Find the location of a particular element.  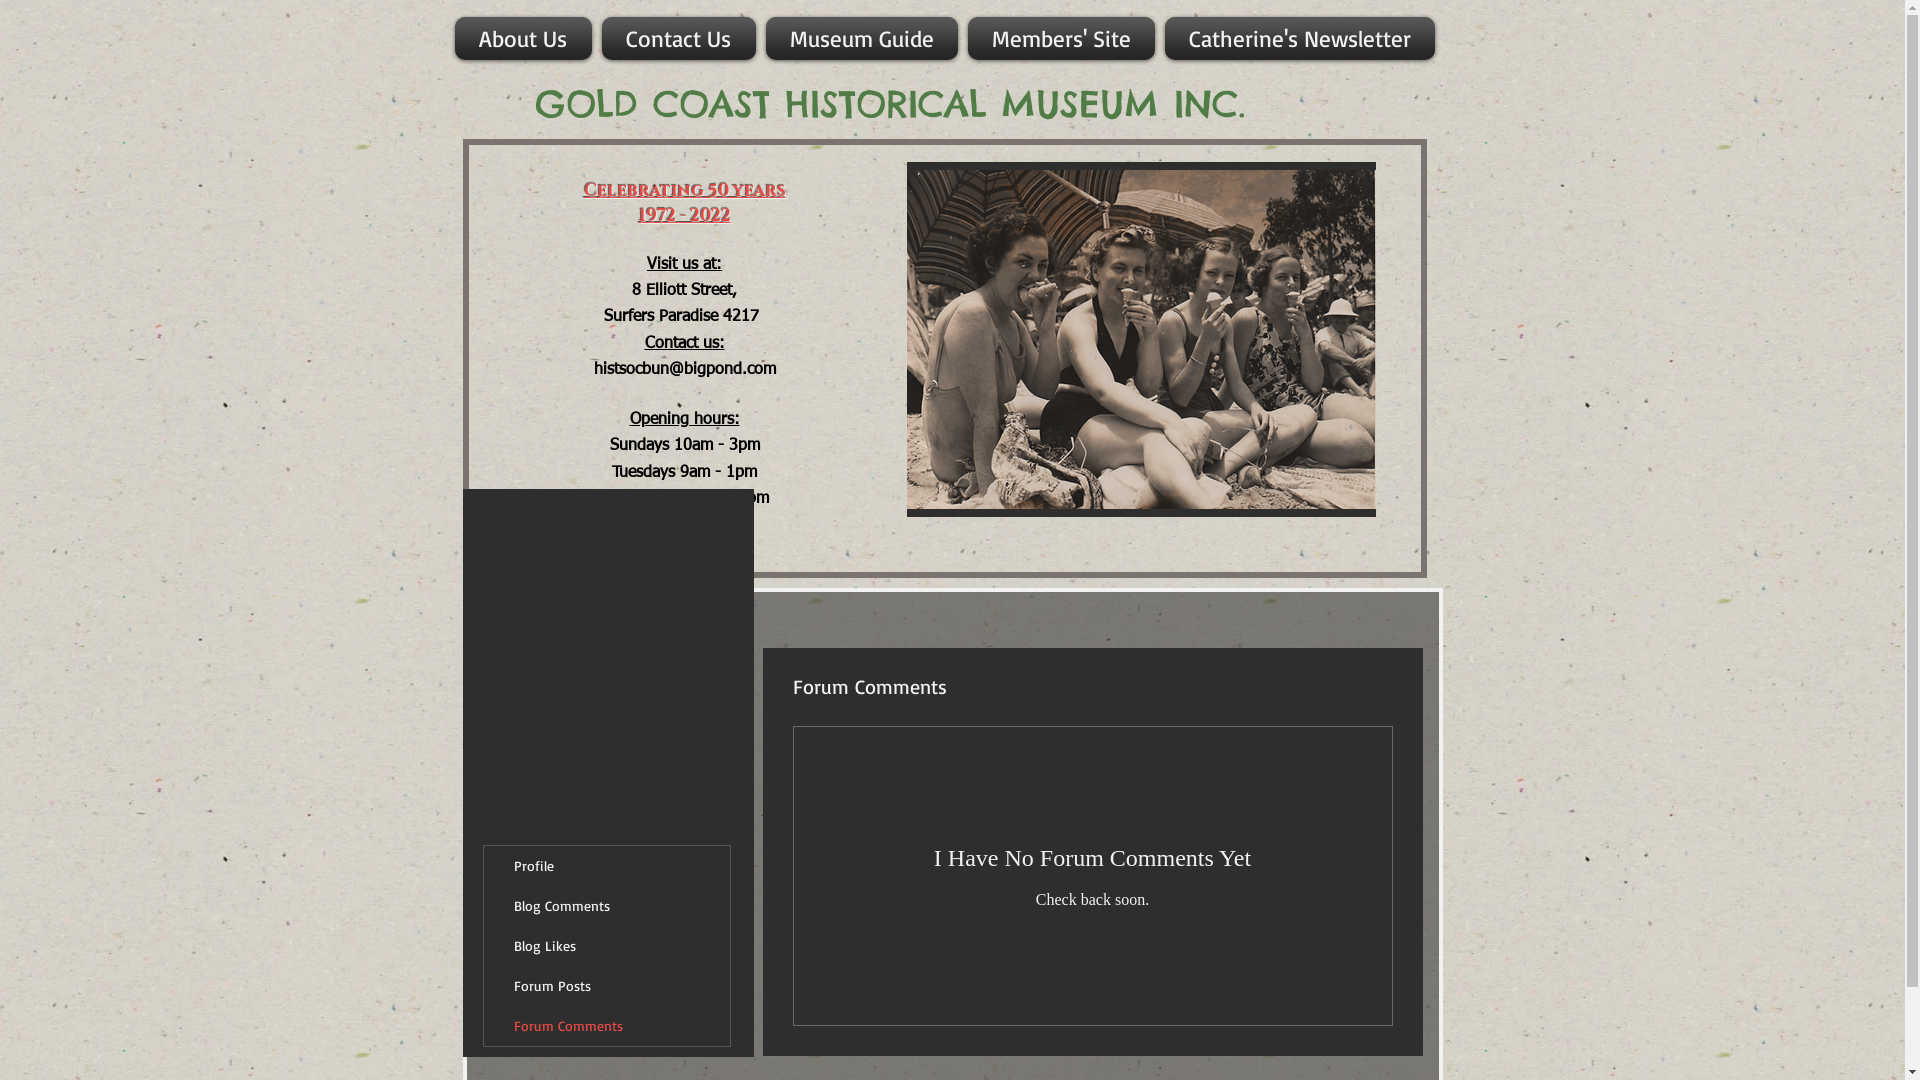

'Blog Comments' is located at coordinates (605, 906).